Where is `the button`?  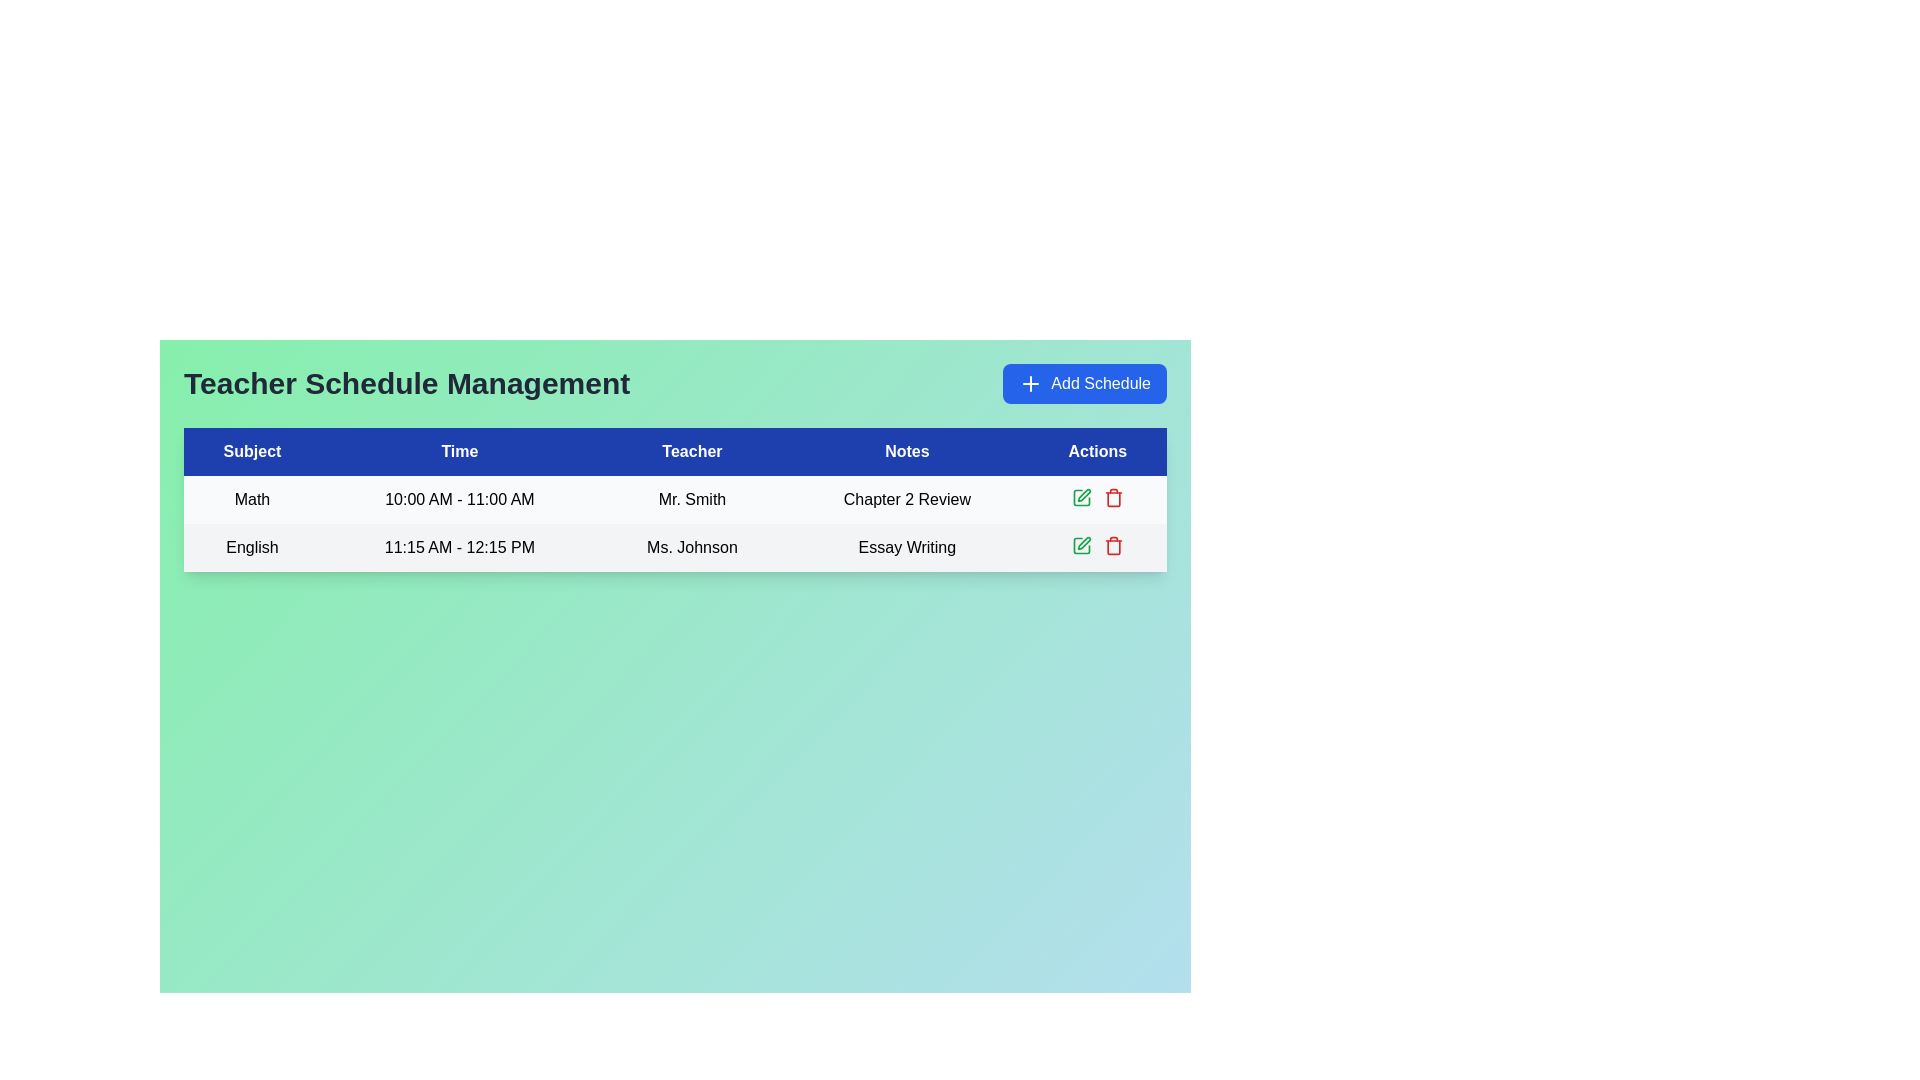 the button is located at coordinates (1084, 384).